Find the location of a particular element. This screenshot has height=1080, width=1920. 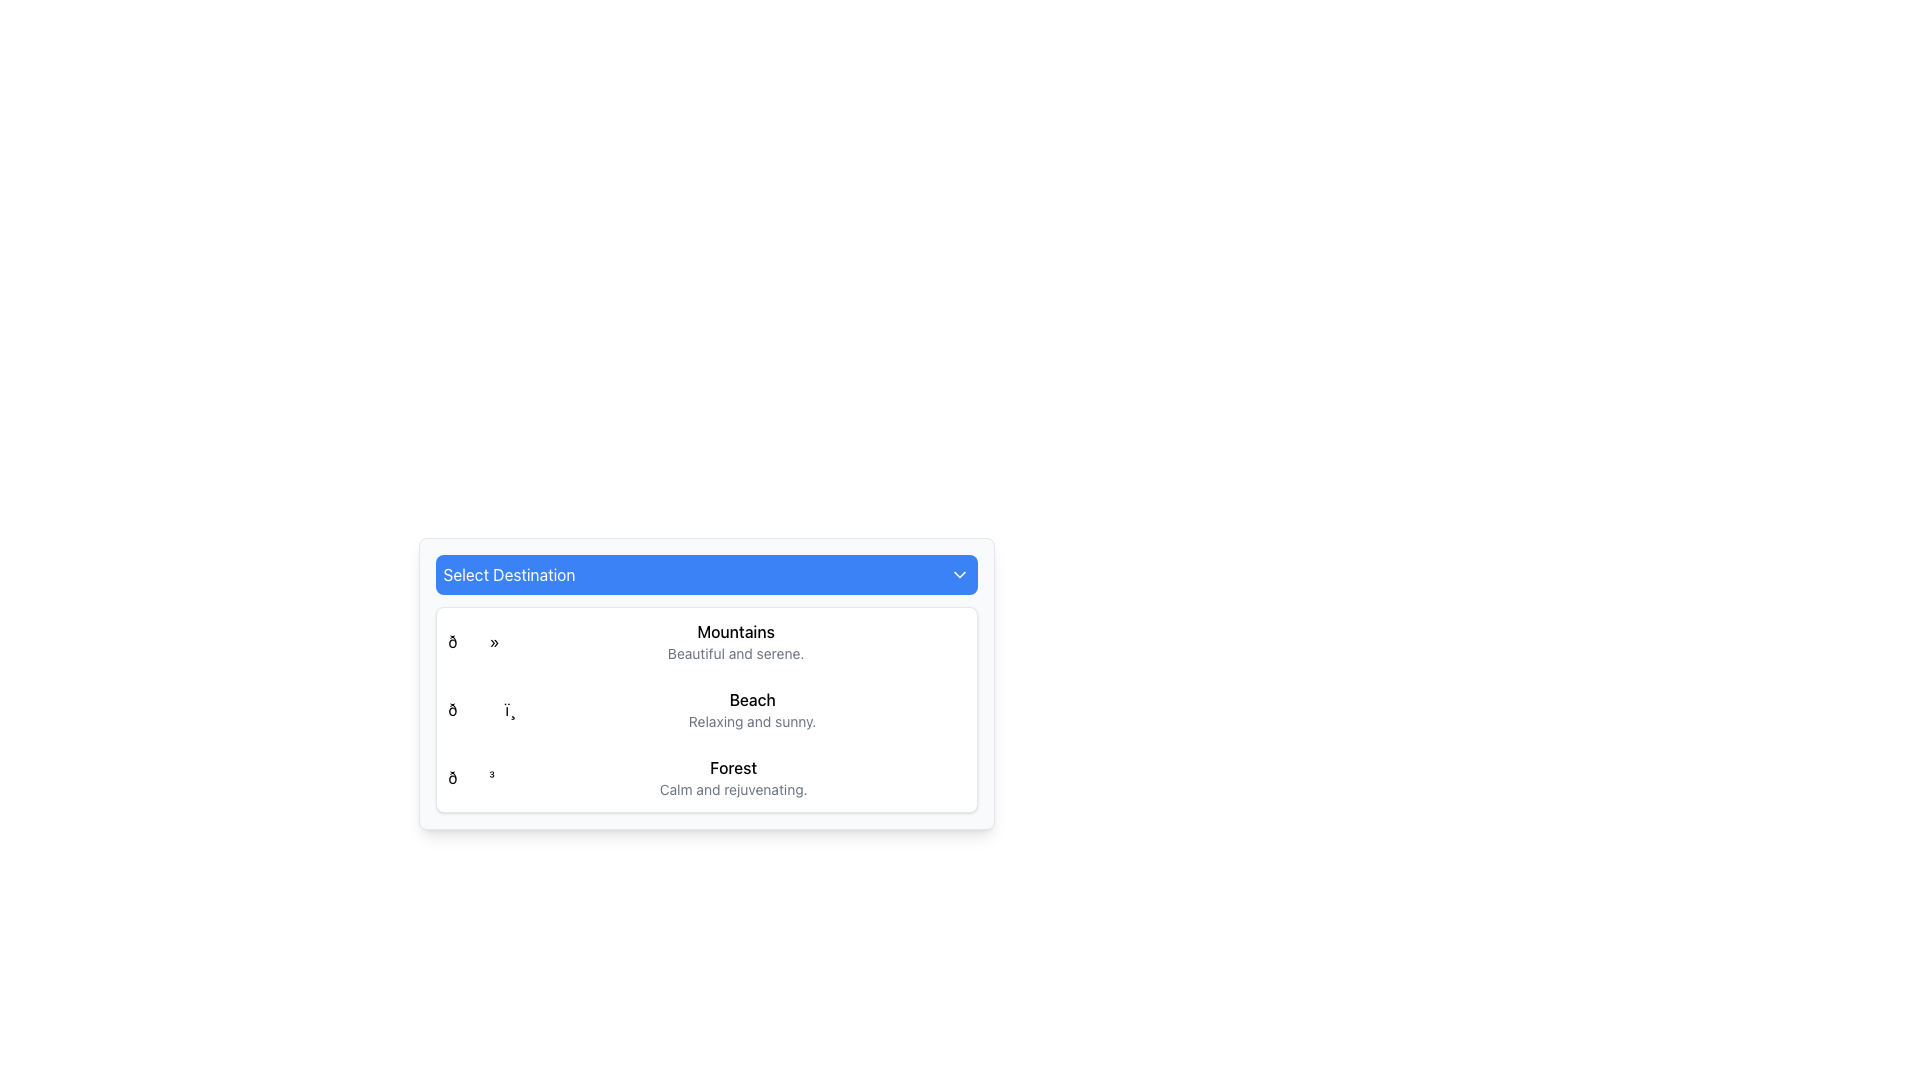

the descriptive text element located directly below the 'Mountains' title, which serves as additional information for the title is located at coordinates (735, 654).